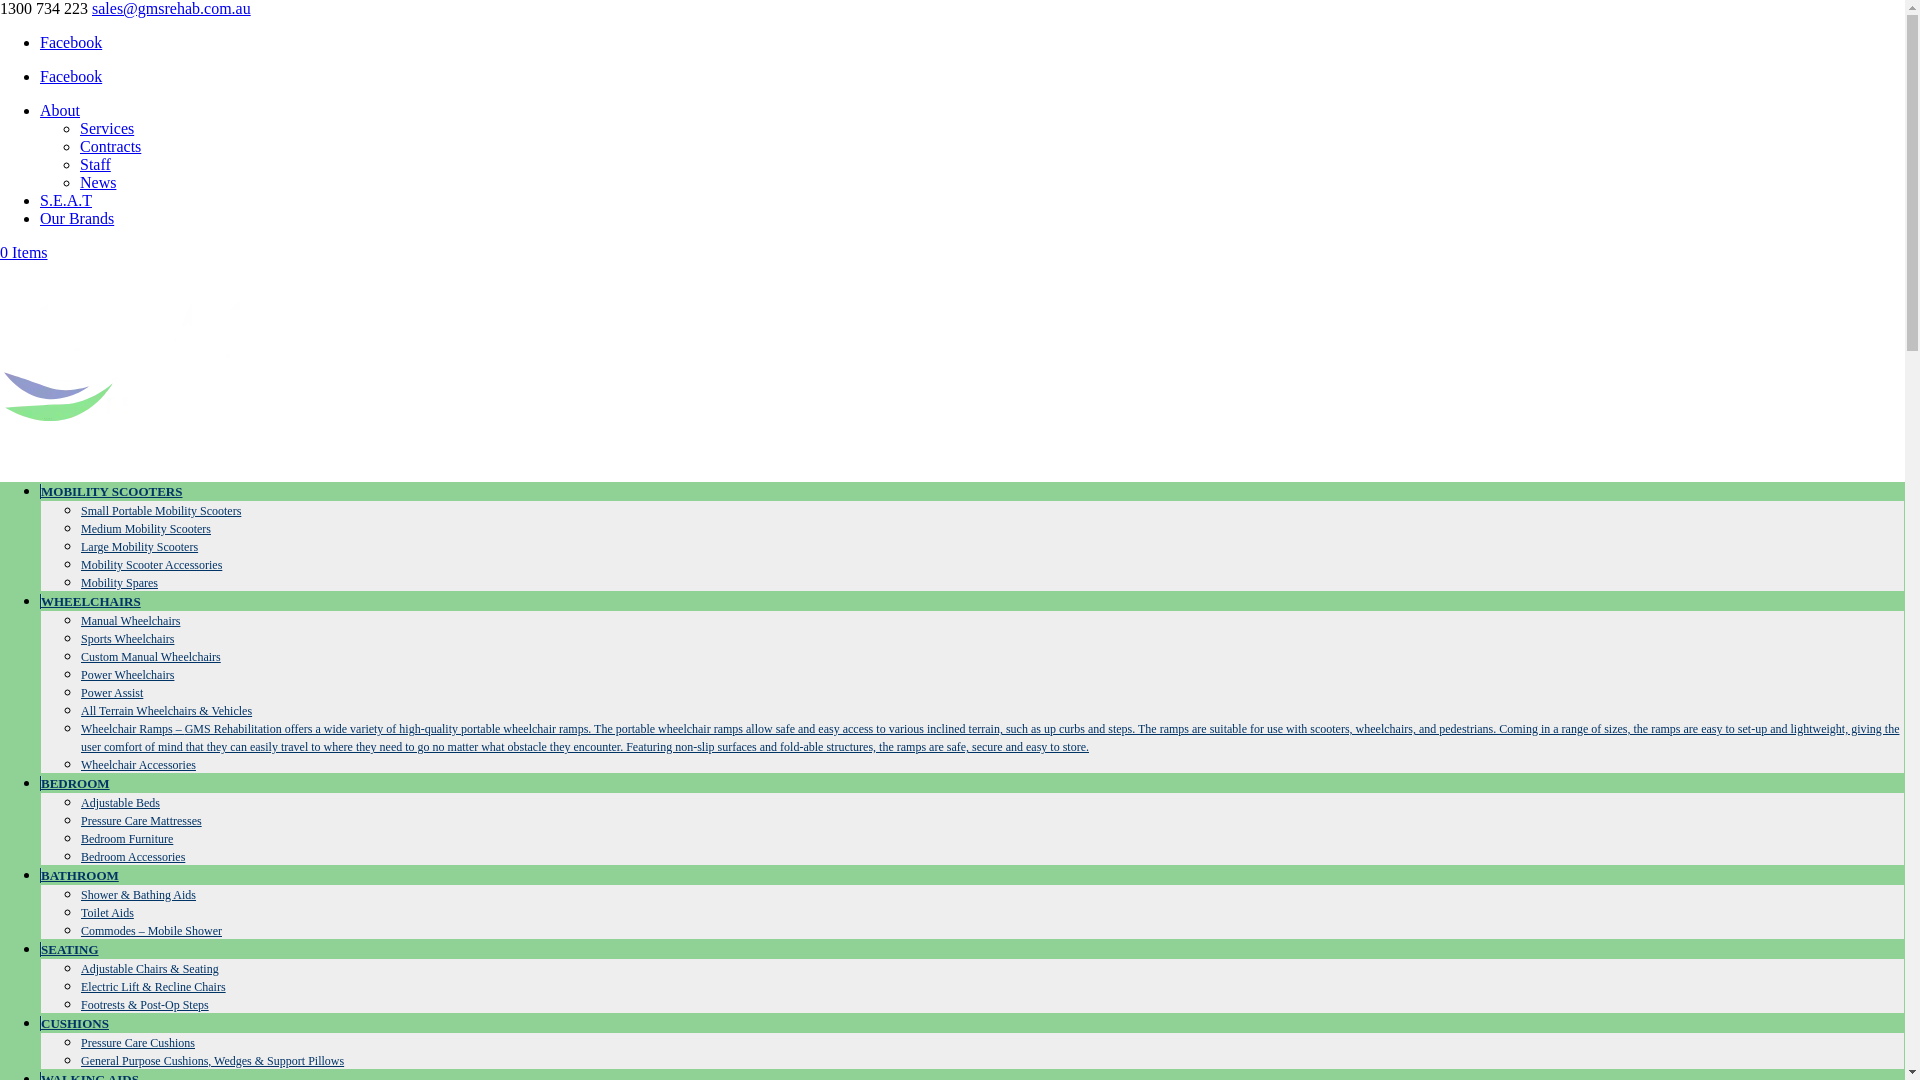 The height and width of the screenshot is (1080, 1920). I want to click on 'BATHROOM', so click(79, 874).